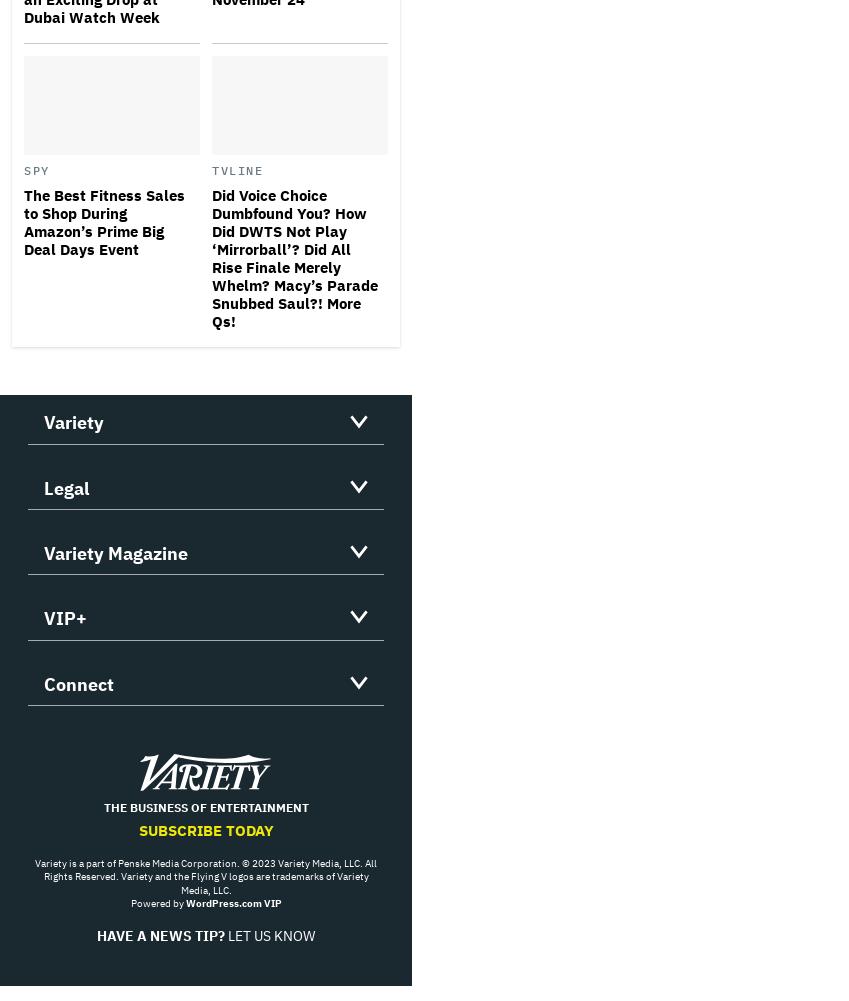 This screenshot has height=1001, width=849. Describe the element at coordinates (114, 660) in the screenshot. I see `'Customer Service'` at that location.